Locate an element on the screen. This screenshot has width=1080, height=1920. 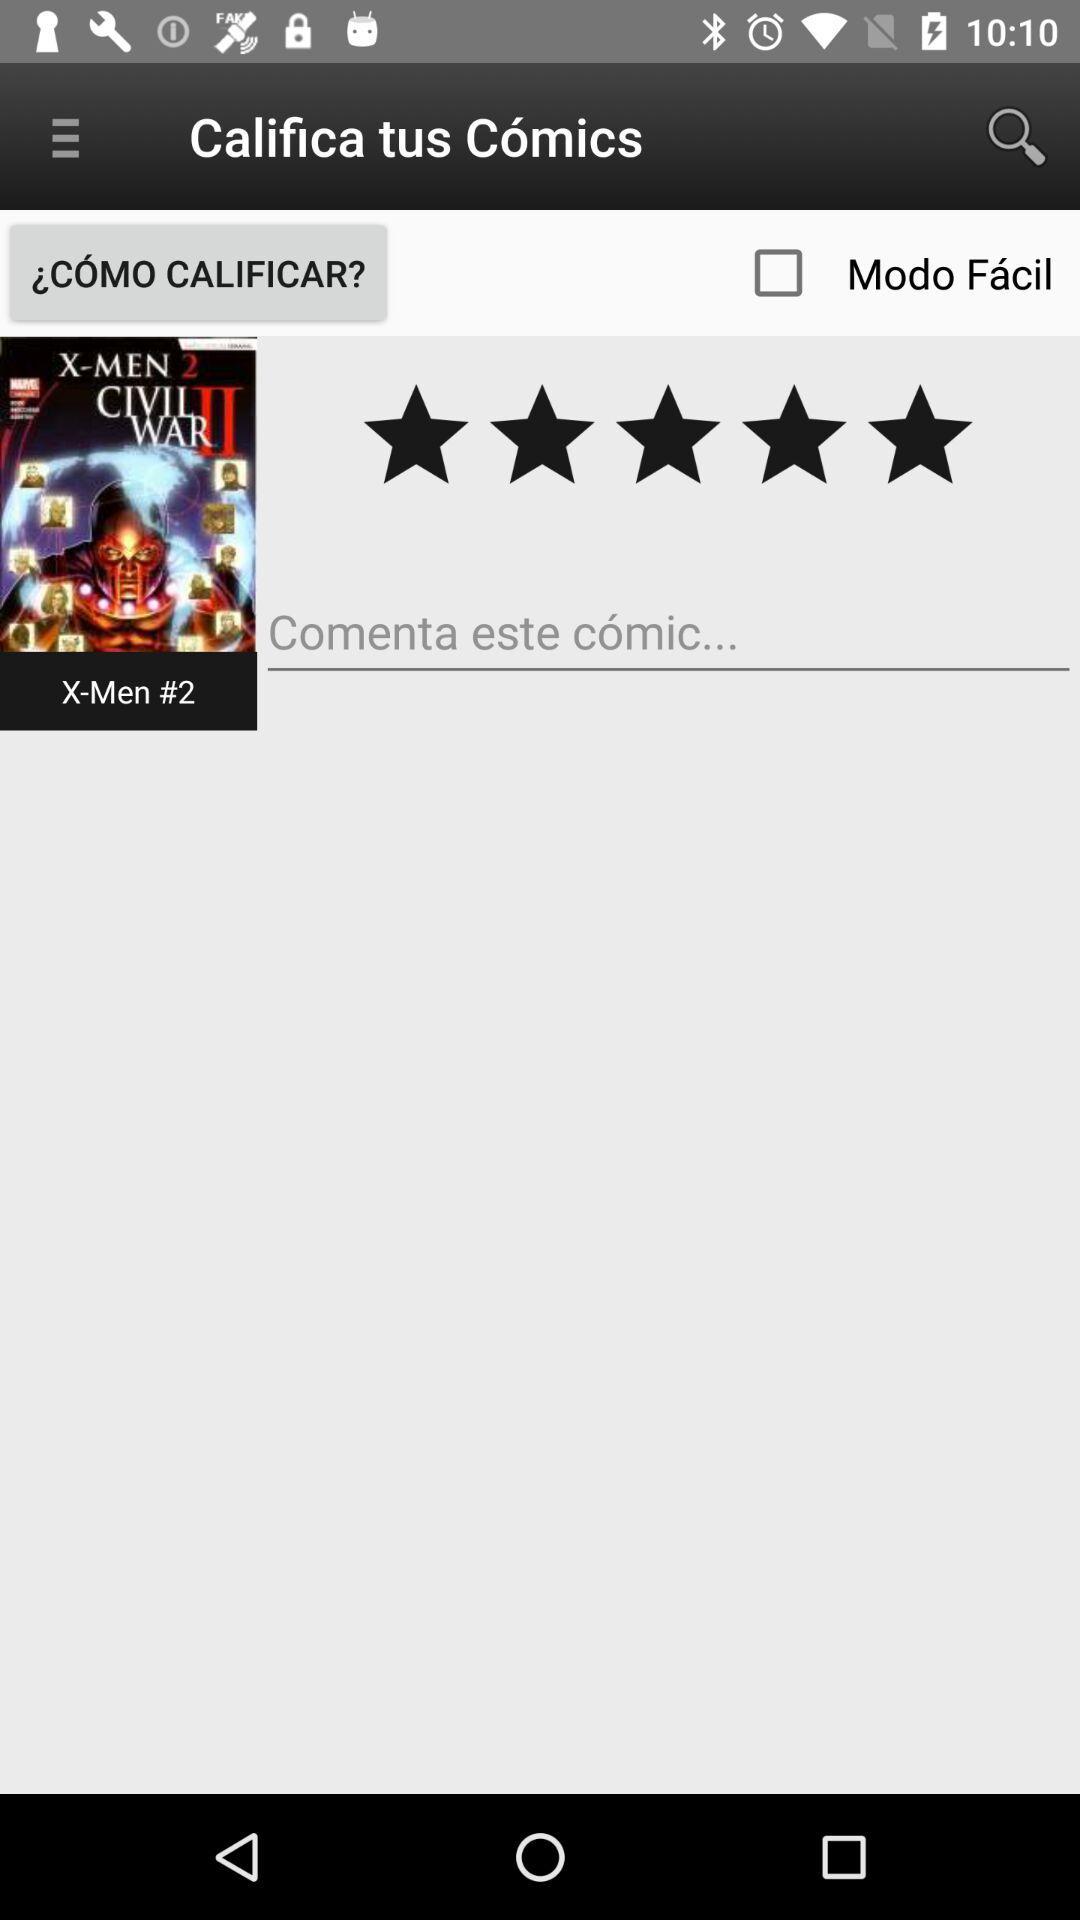
open image option is located at coordinates (128, 532).